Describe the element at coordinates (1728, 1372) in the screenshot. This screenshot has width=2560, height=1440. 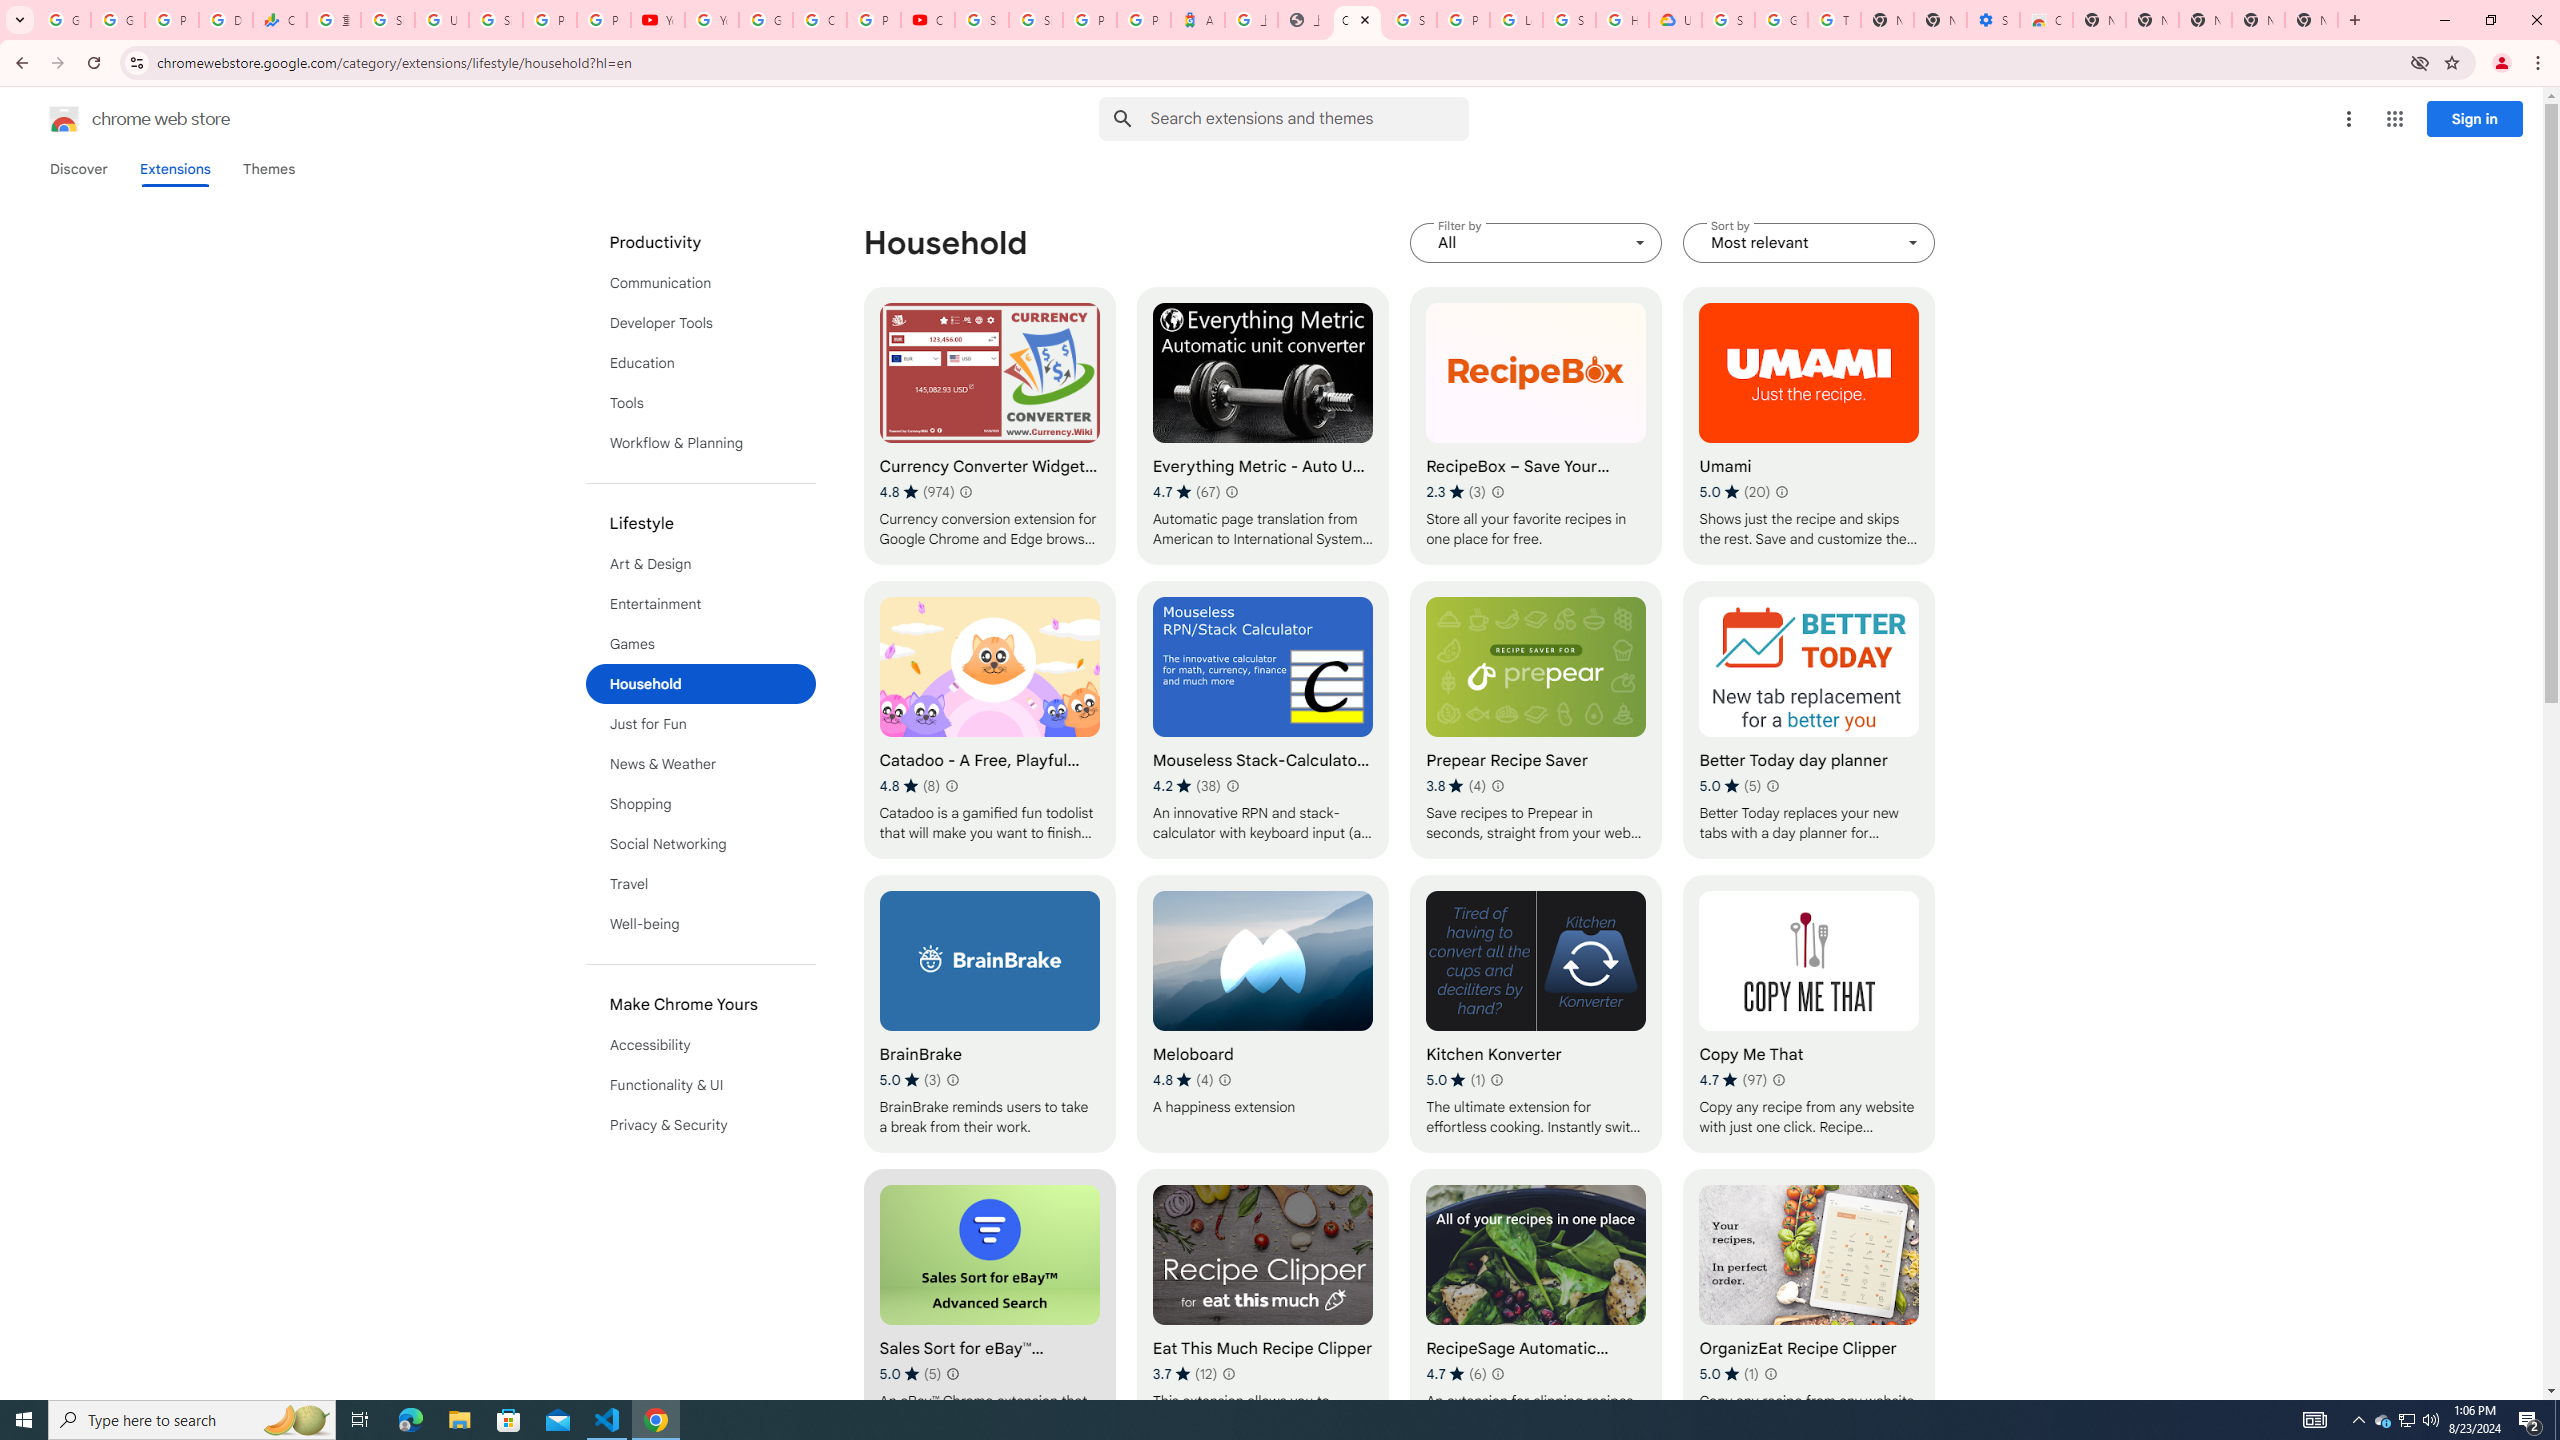
I see `'Average rating 5 out of 5 stars. 1 rating.'` at that location.